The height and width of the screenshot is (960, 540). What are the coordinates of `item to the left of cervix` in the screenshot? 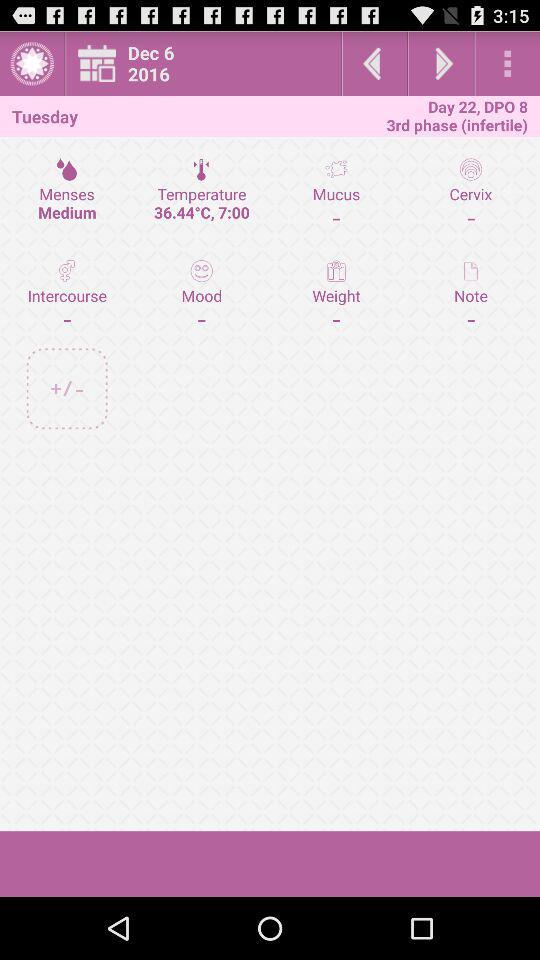 It's located at (336, 293).